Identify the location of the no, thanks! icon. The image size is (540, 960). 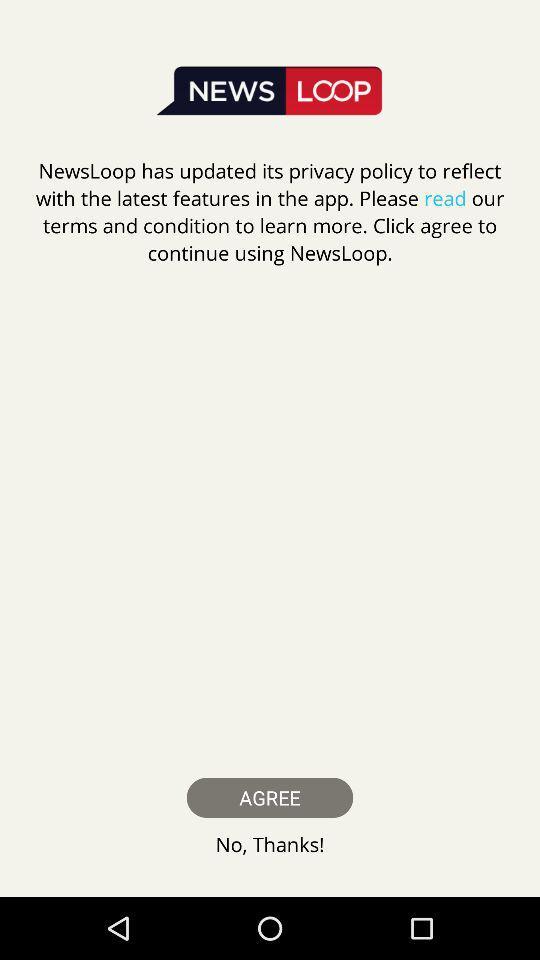
(270, 843).